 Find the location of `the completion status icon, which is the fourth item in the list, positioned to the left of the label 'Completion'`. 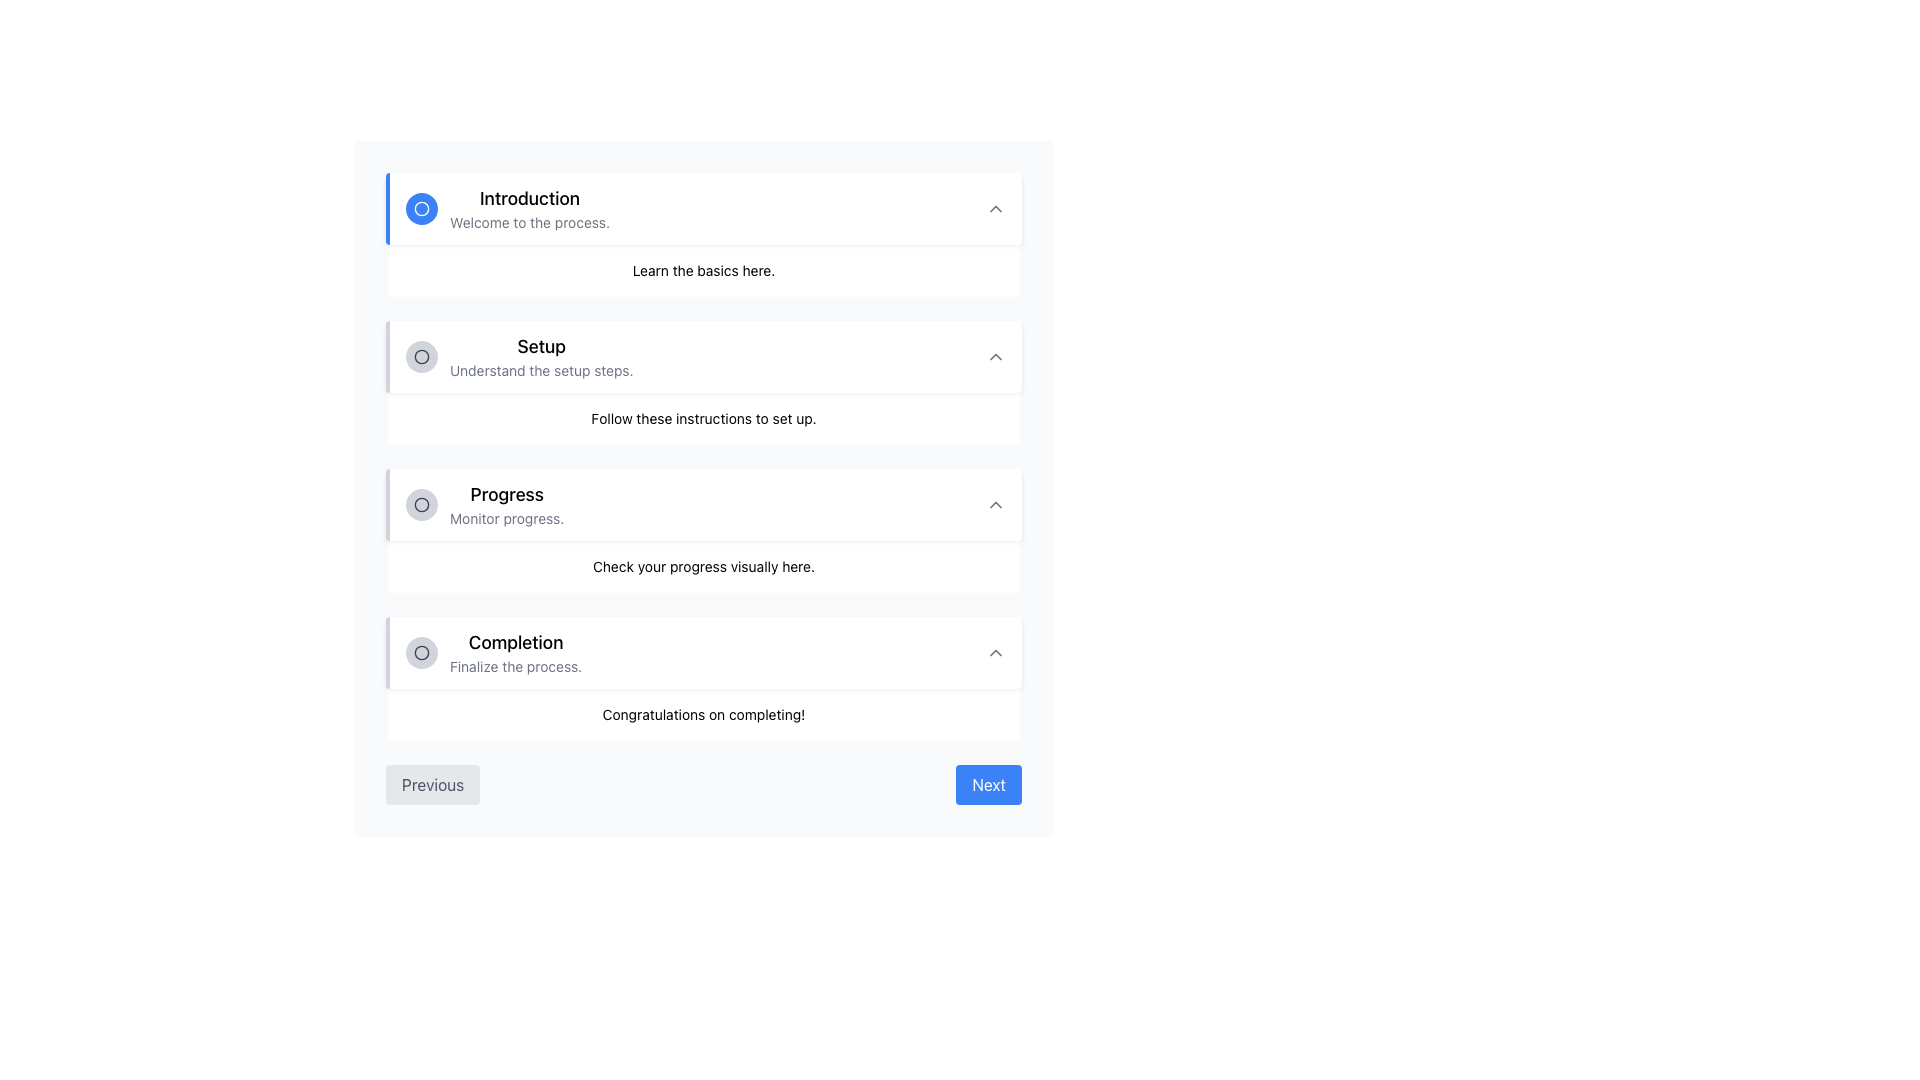

the completion status icon, which is the fourth item in the list, positioned to the left of the label 'Completion' is located at coordinates (421, 652).